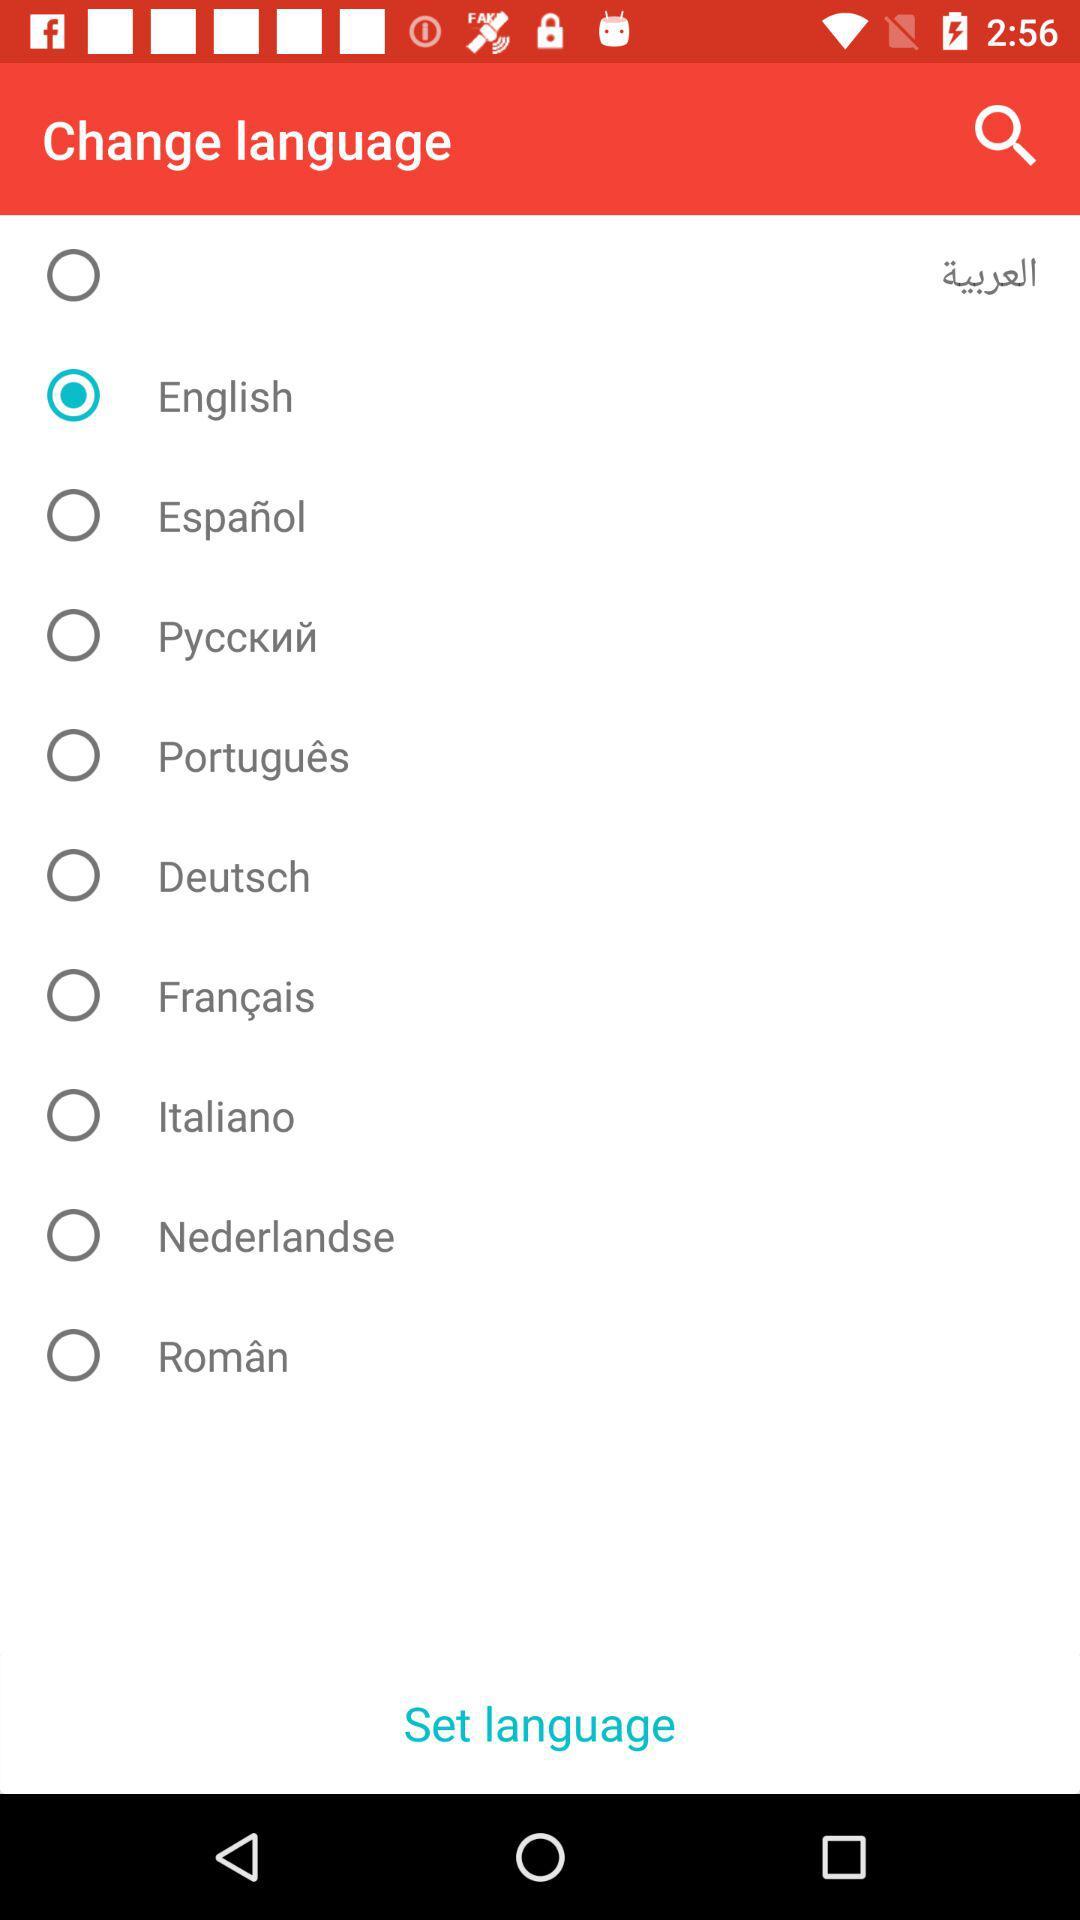 The image size is (1080, 1920). I want to click on item above the italiano, so click(555, 995).